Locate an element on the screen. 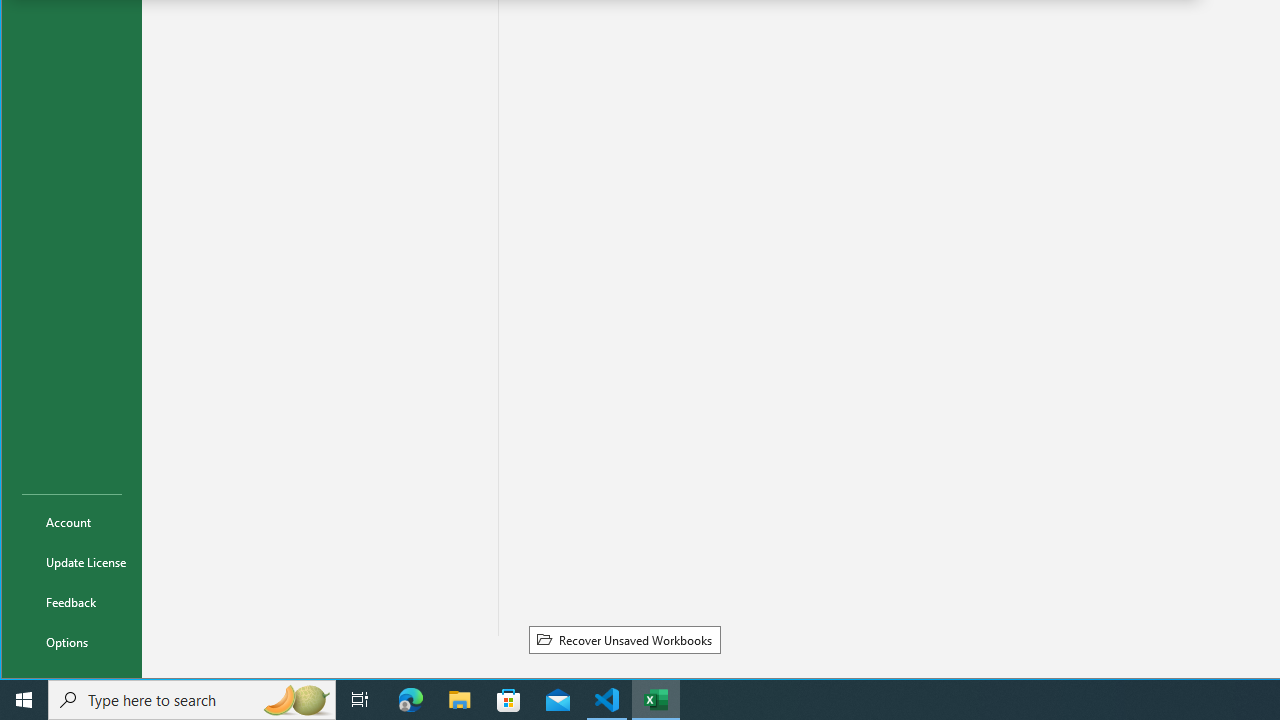 This screenshot has width=1280, height=720. 'Type here to search' is located at coordinates (192, 698).